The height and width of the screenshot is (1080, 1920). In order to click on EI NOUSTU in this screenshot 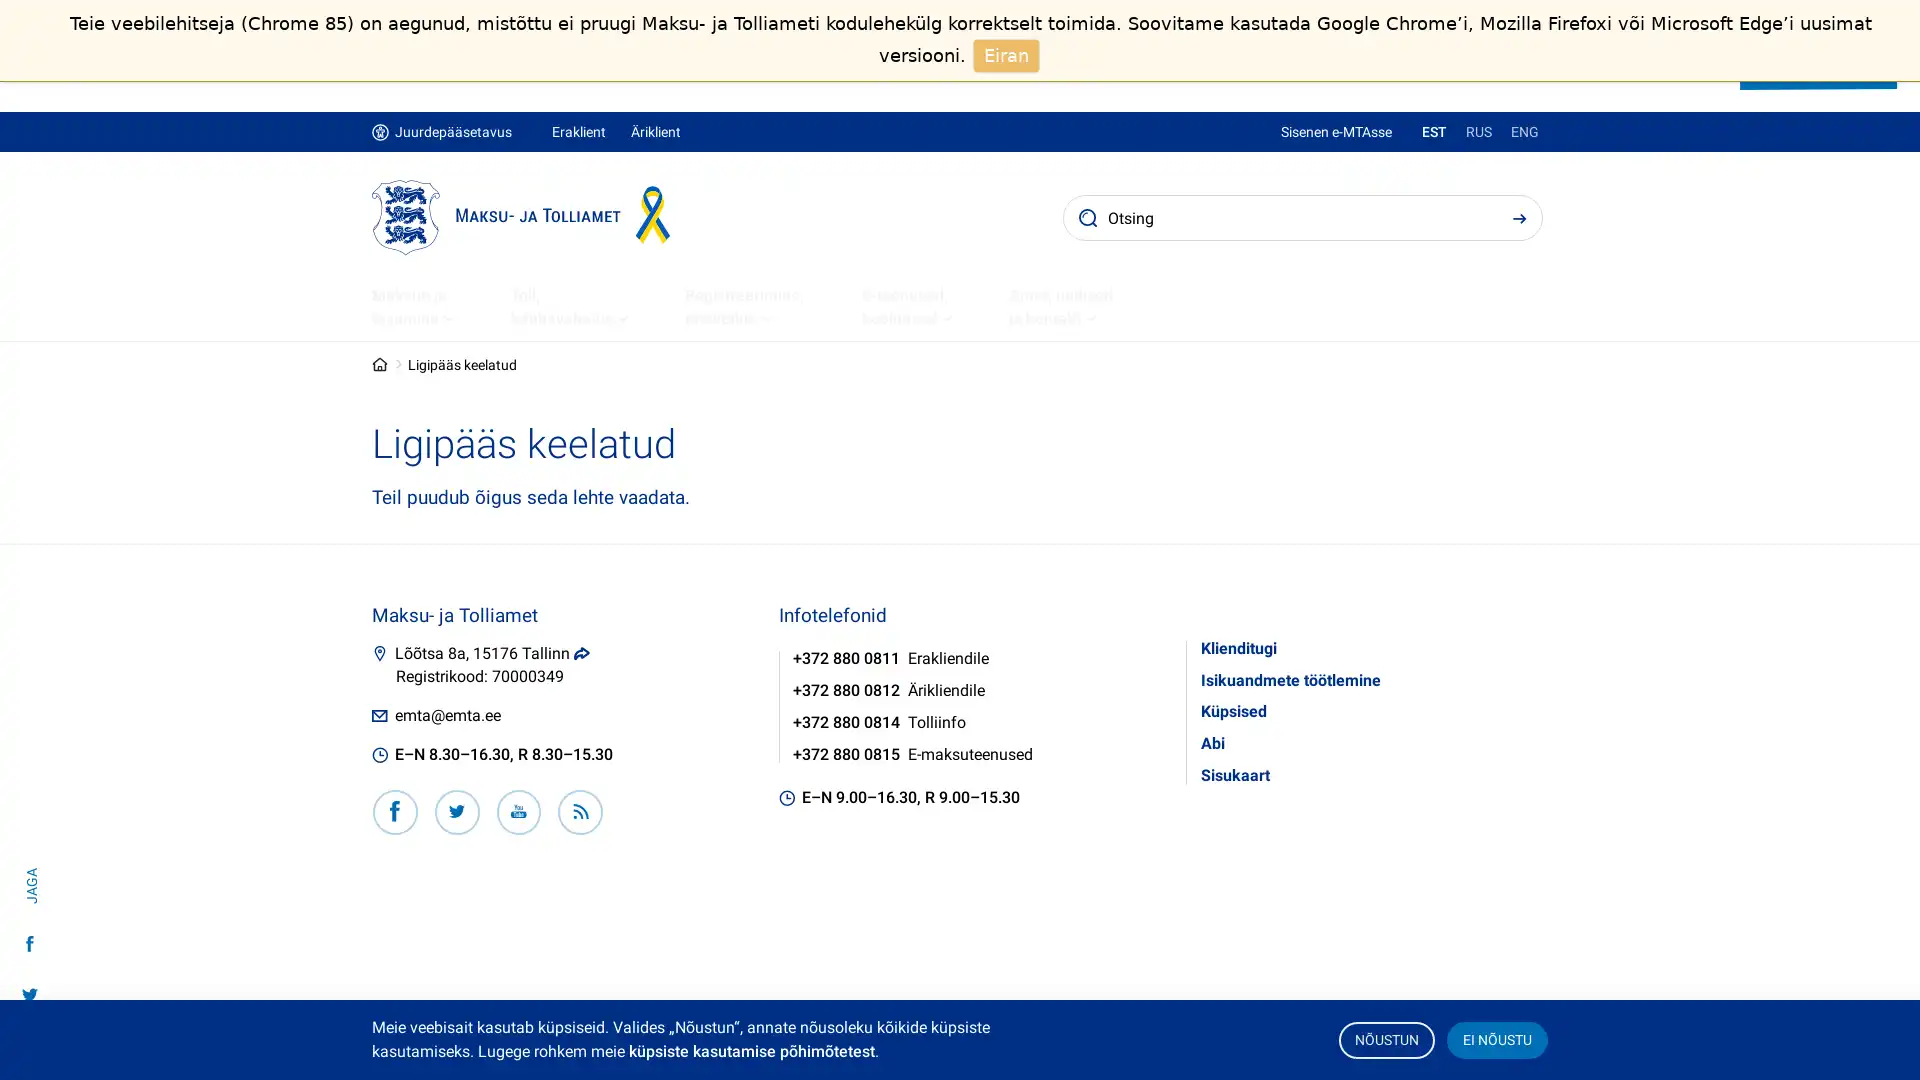, I will do `click(1496, 1038)`.